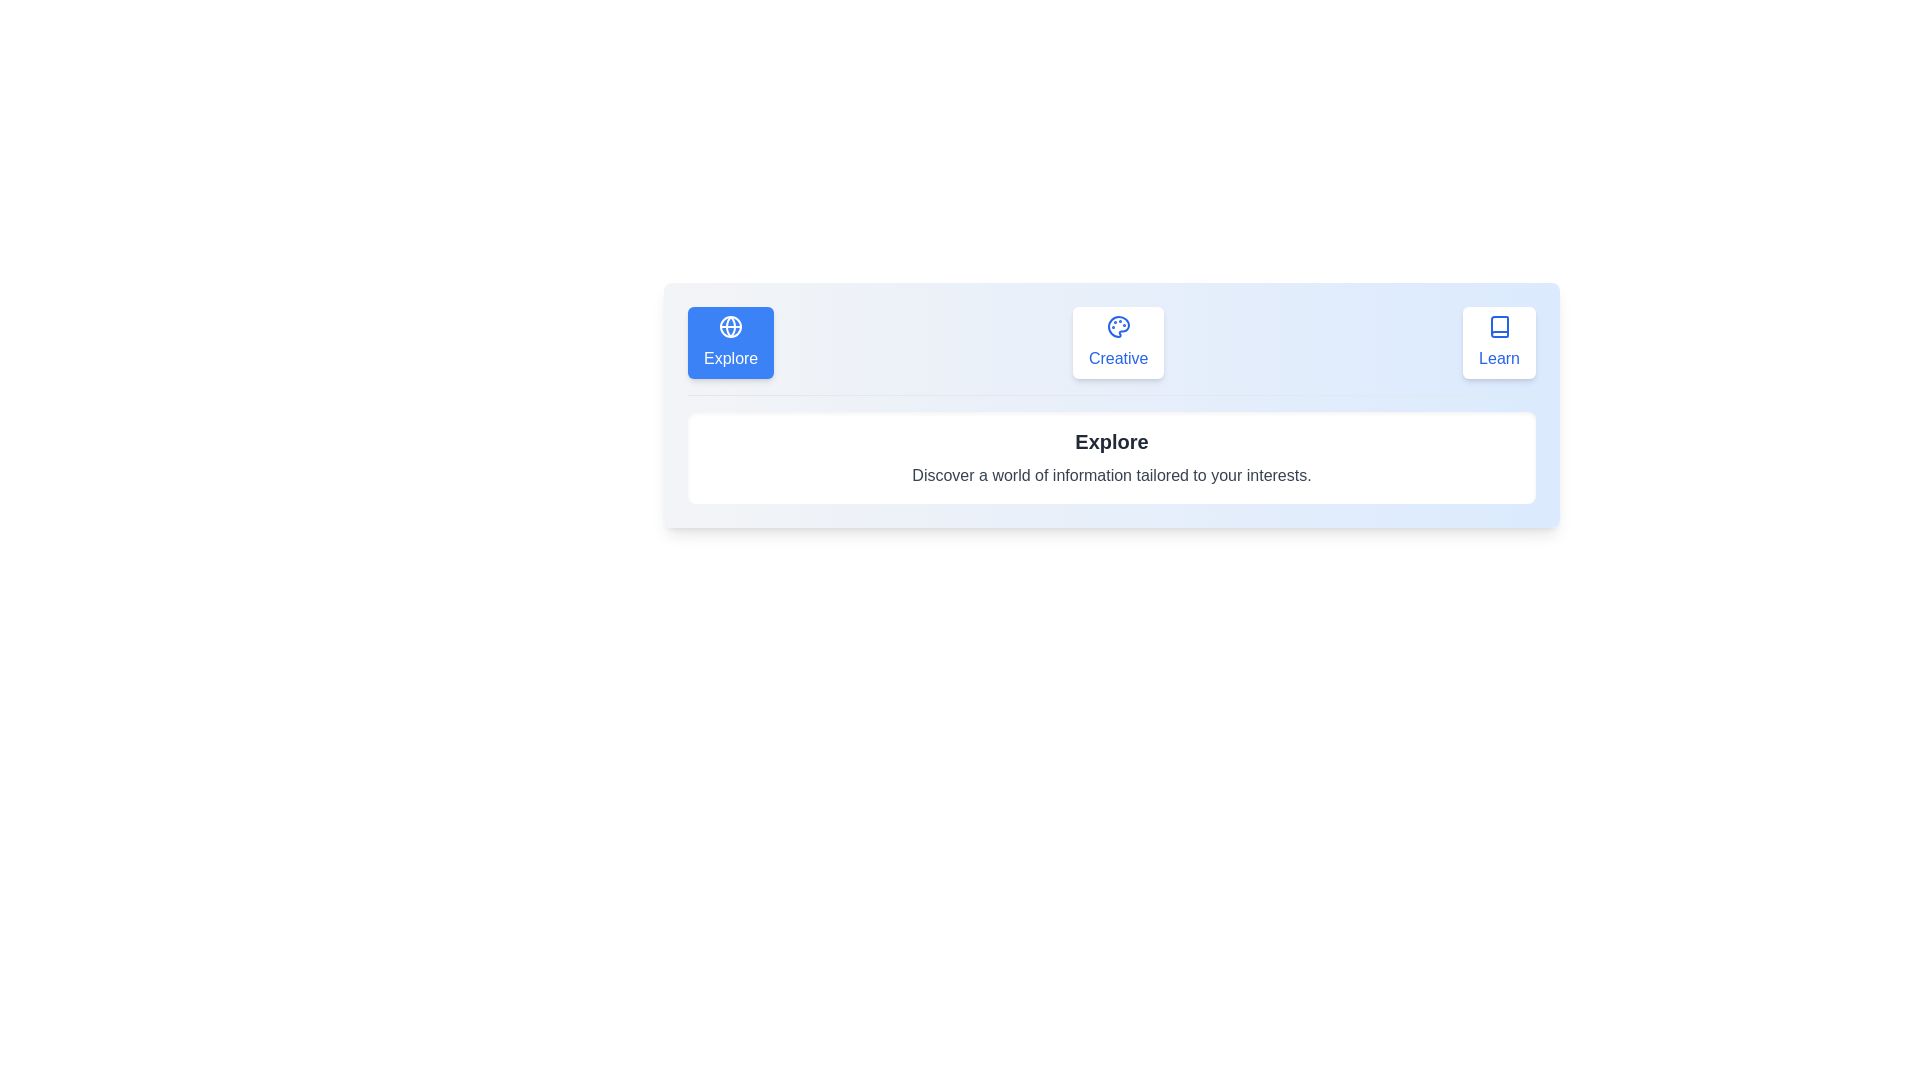 The image size is (1920, 1080). What do you see at coordinates (1117, 342) in the screenshot?
I see `the tab labeled Creative` at bounding box center [1117, 342].